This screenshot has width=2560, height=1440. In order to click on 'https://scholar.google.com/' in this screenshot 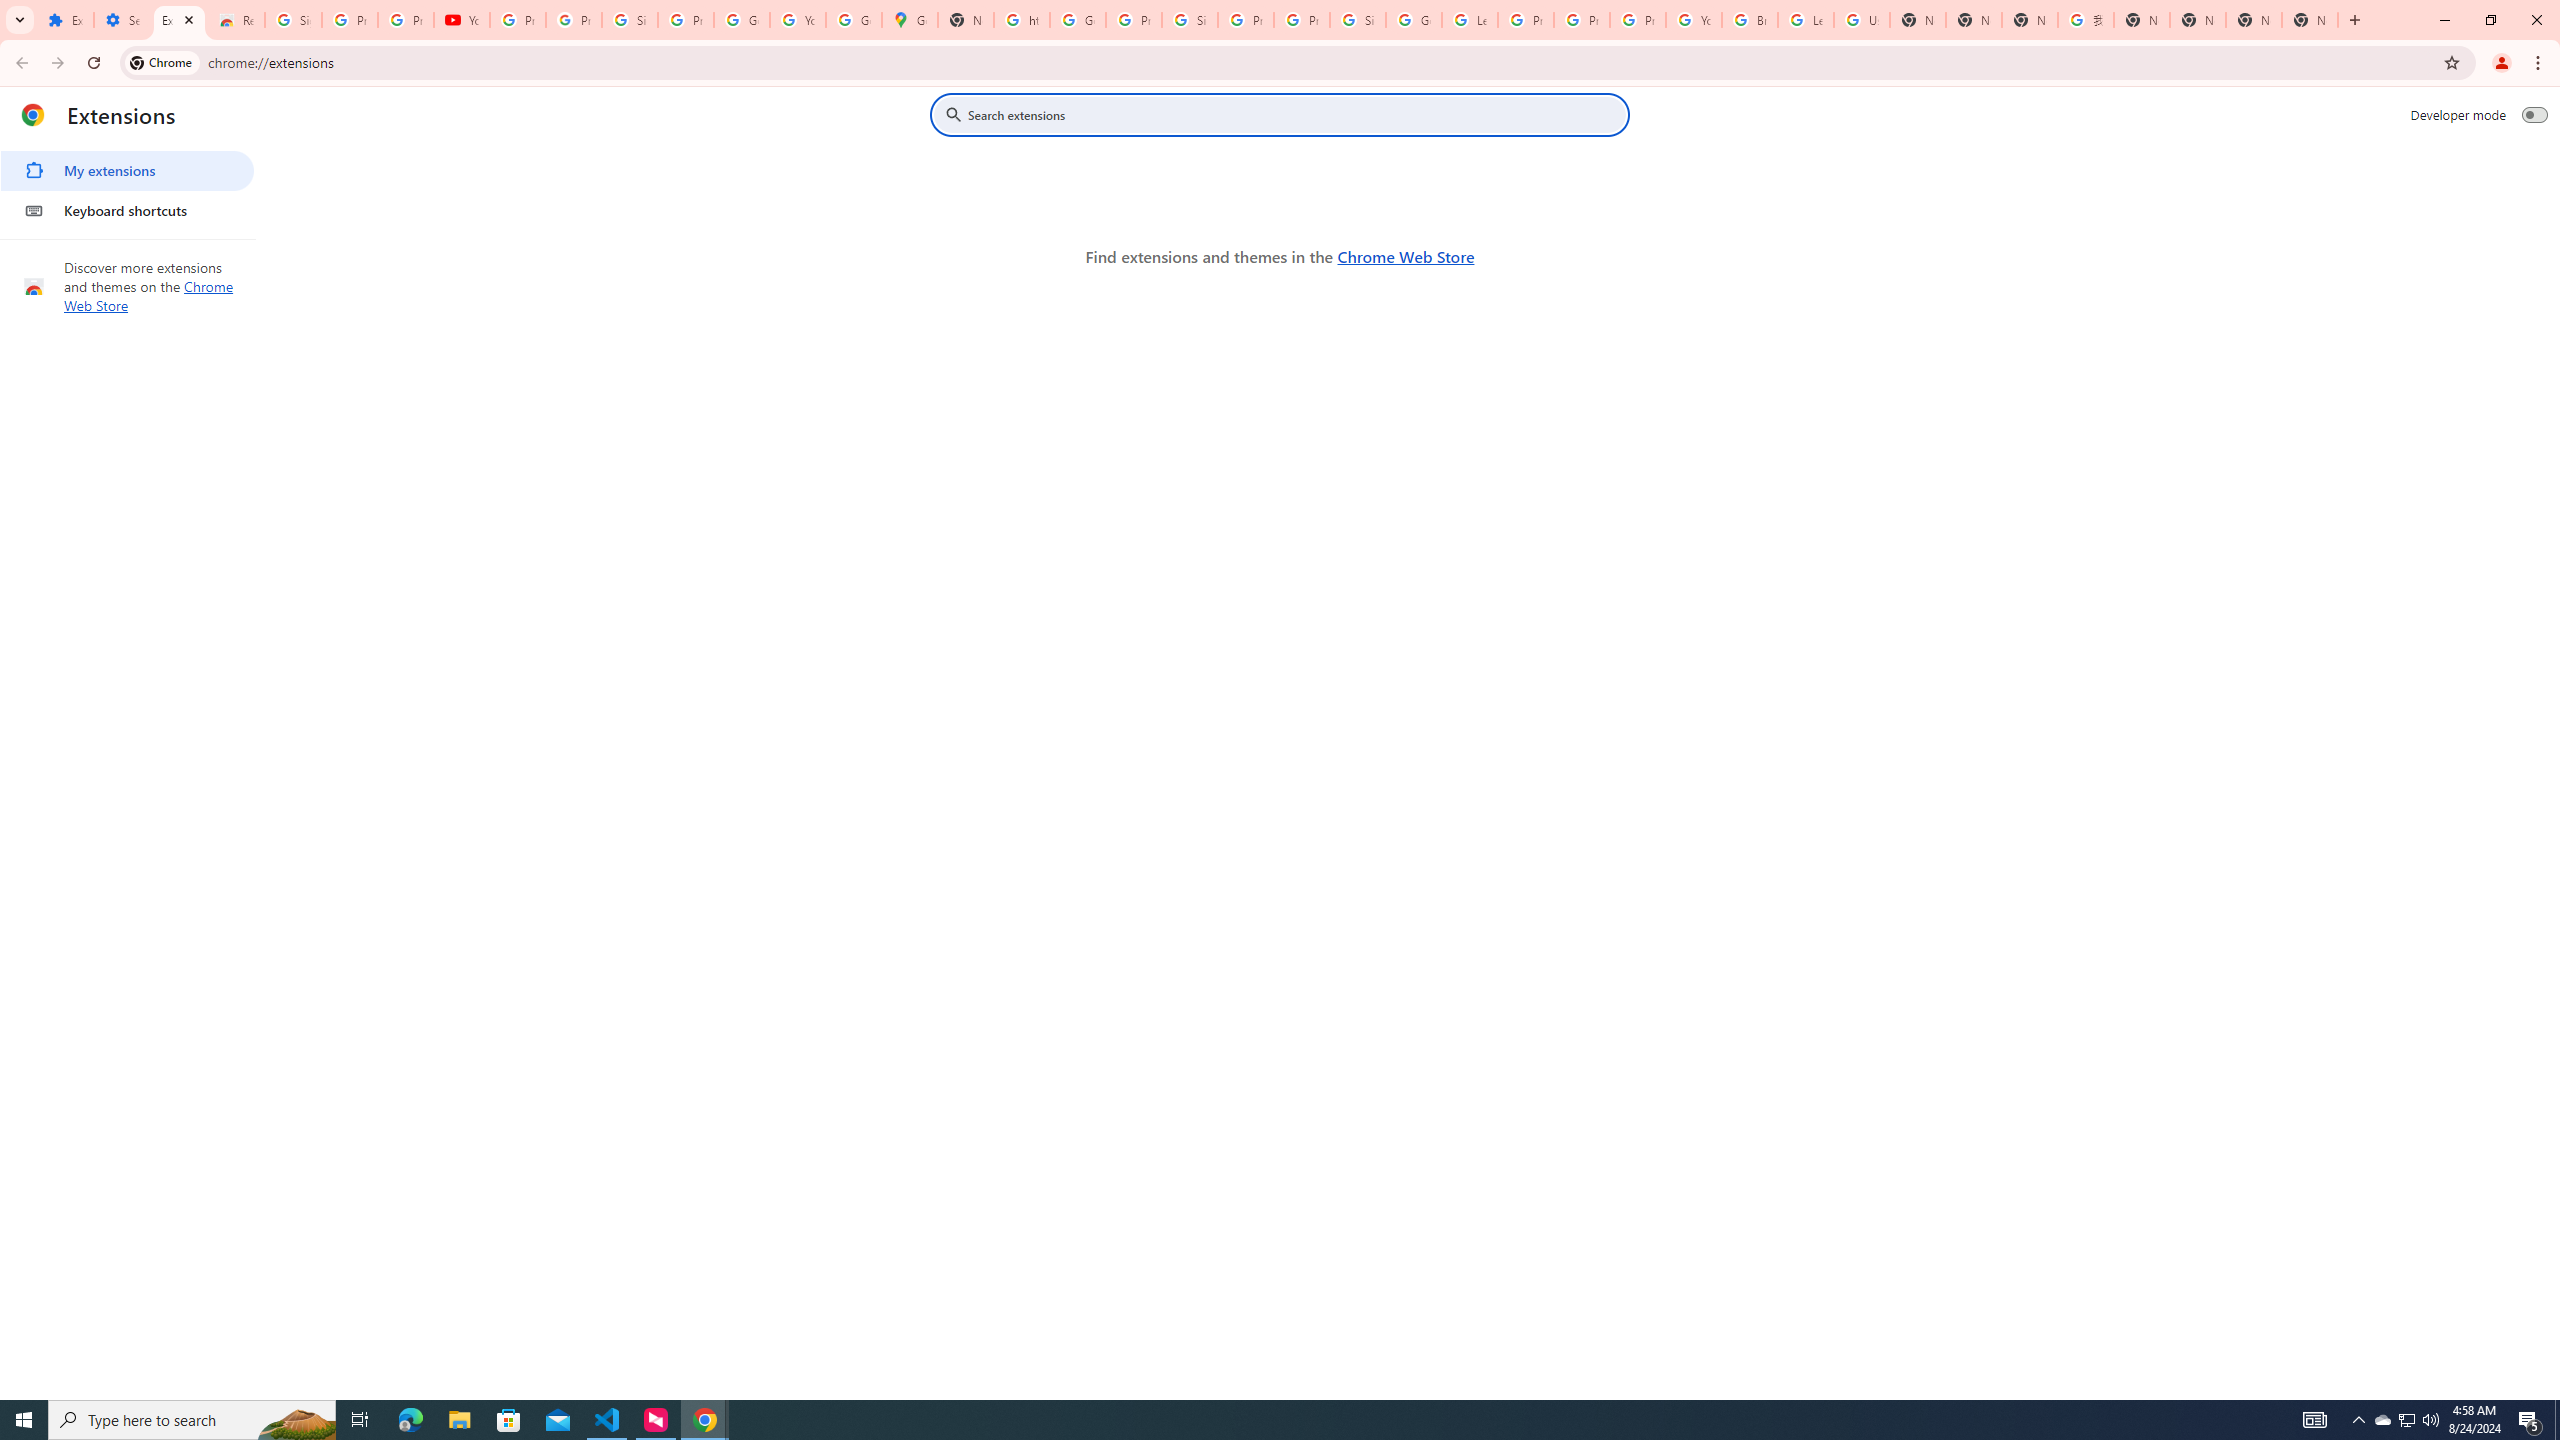, I will do `click(1022, 19)`.